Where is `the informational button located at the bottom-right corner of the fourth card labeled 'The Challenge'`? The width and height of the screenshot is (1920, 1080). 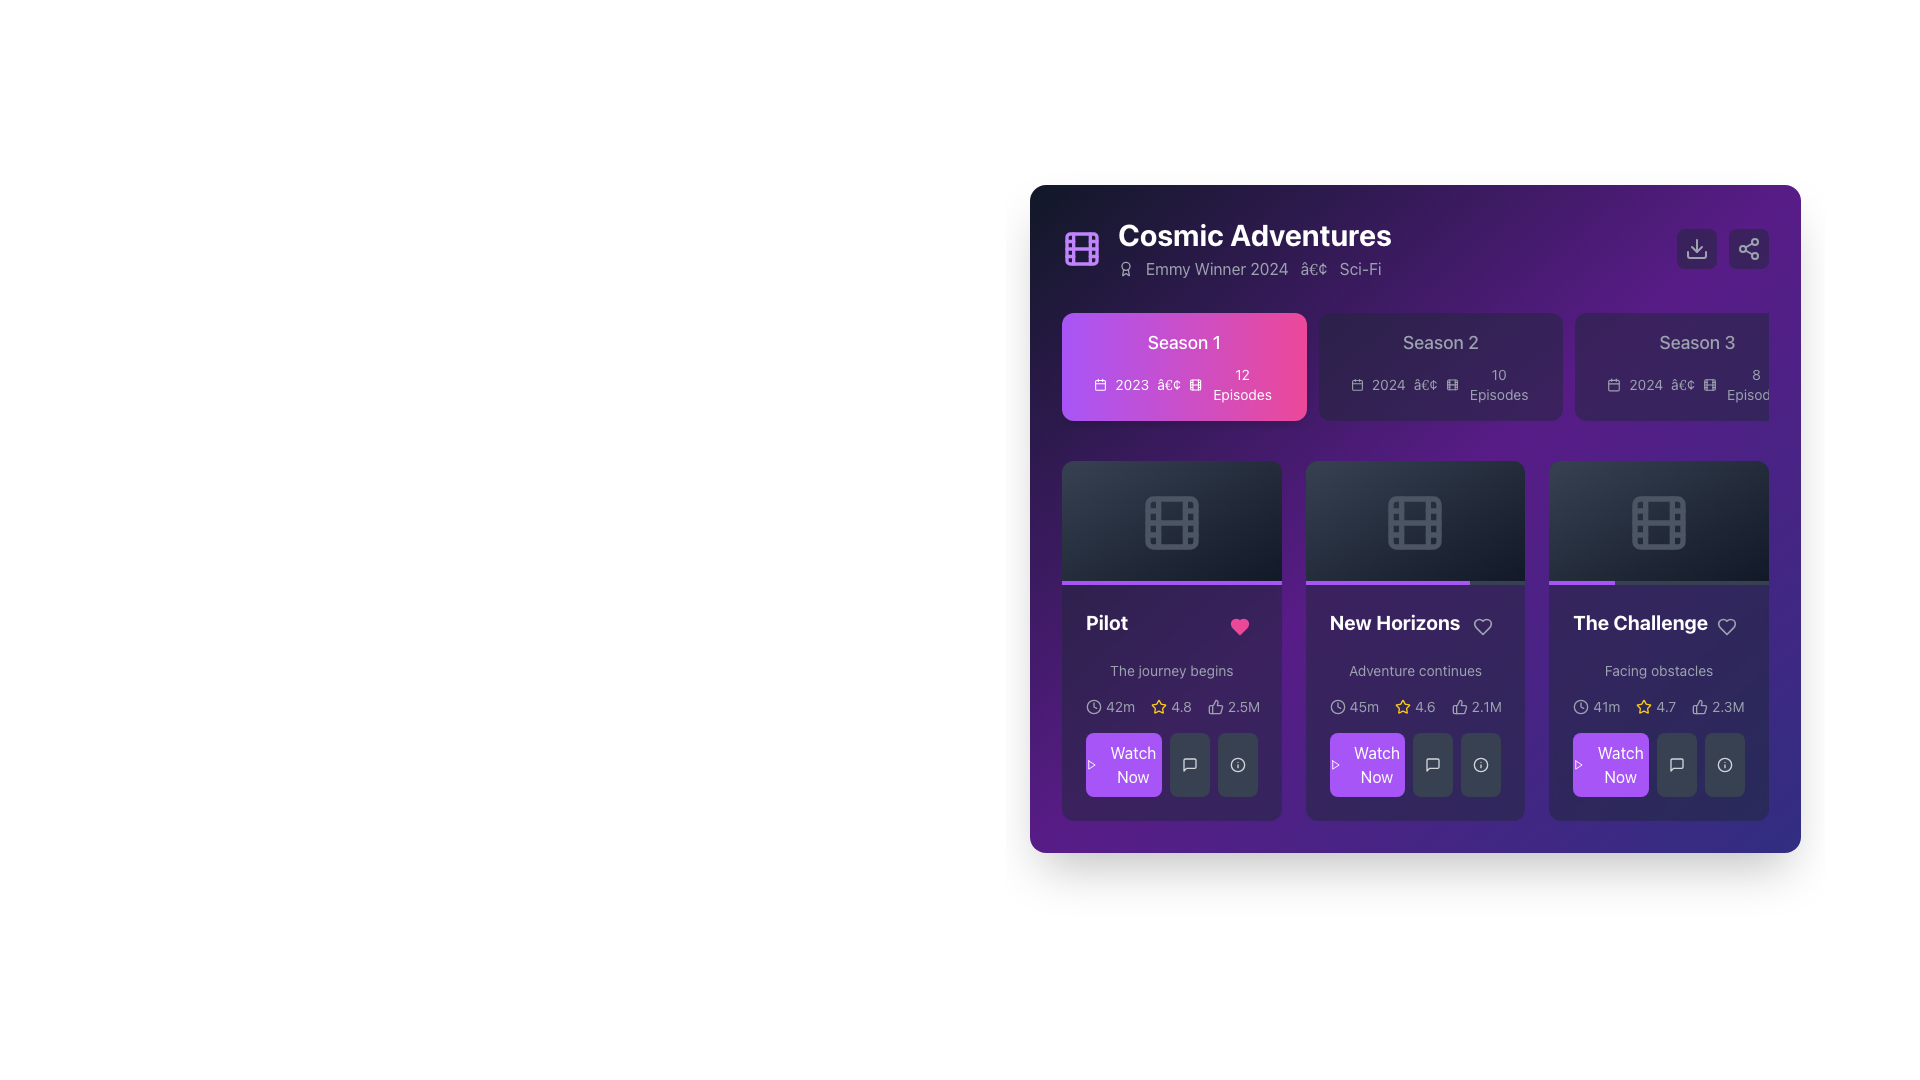 the informational button located at the bottom-right corner of the fourth card labeled 'The Challenge' is located at coordinates (1723, 763).